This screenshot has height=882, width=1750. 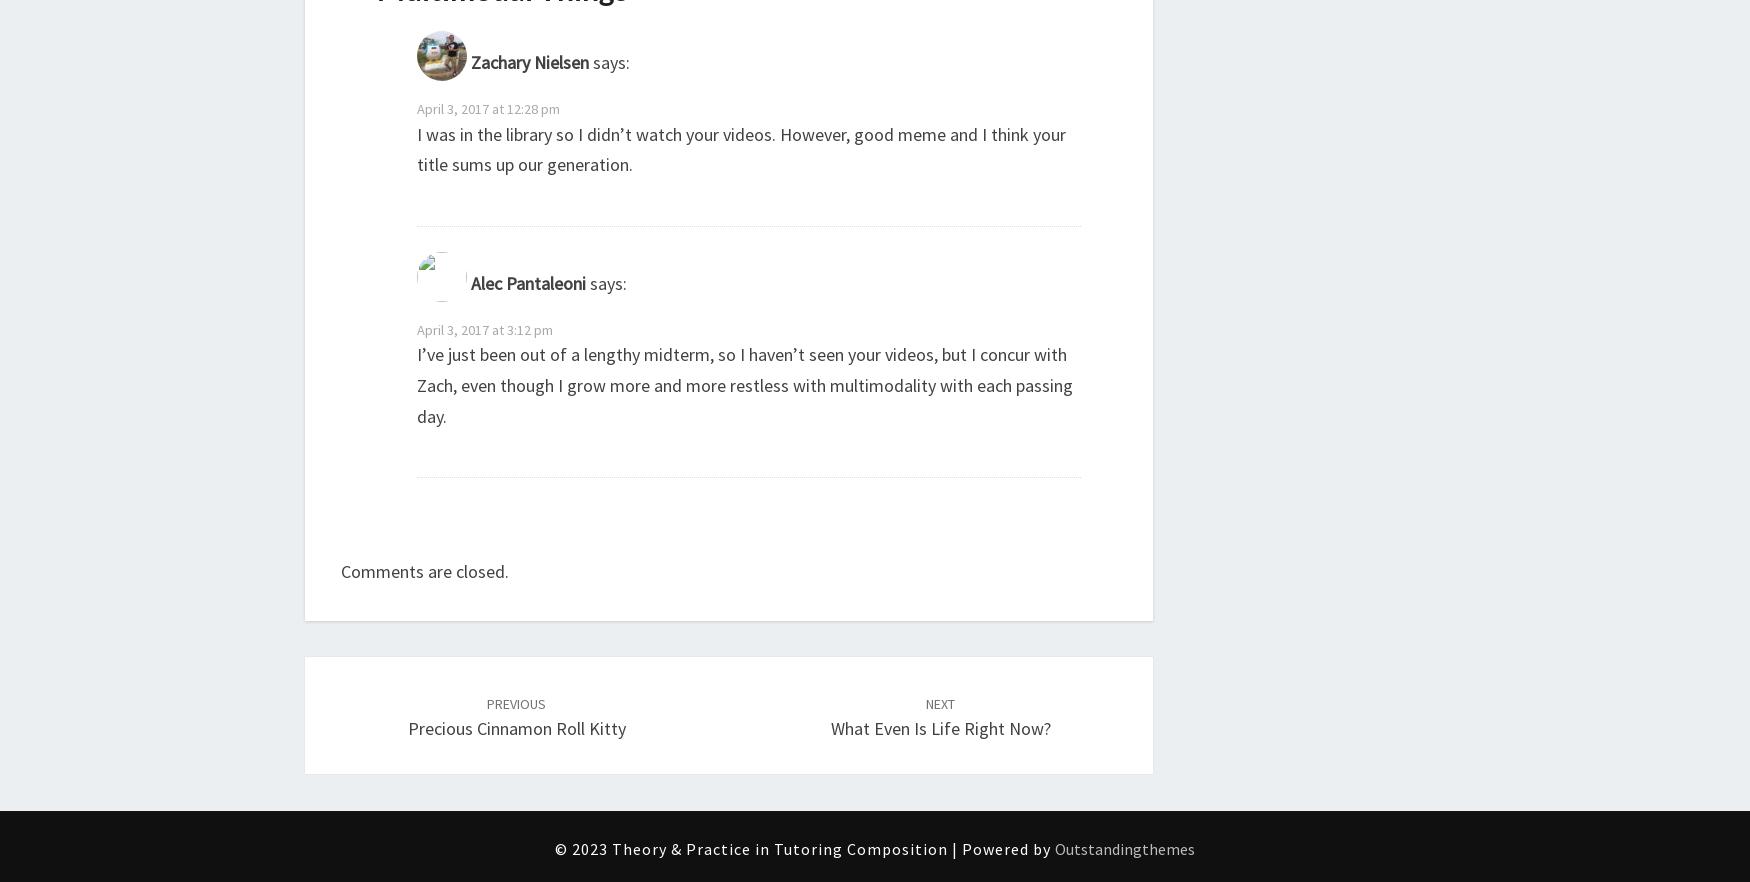 I want to click on '© 2023 Theory & Practice in Tutoring Composition			| Powered by', so click(x=553, y=849).